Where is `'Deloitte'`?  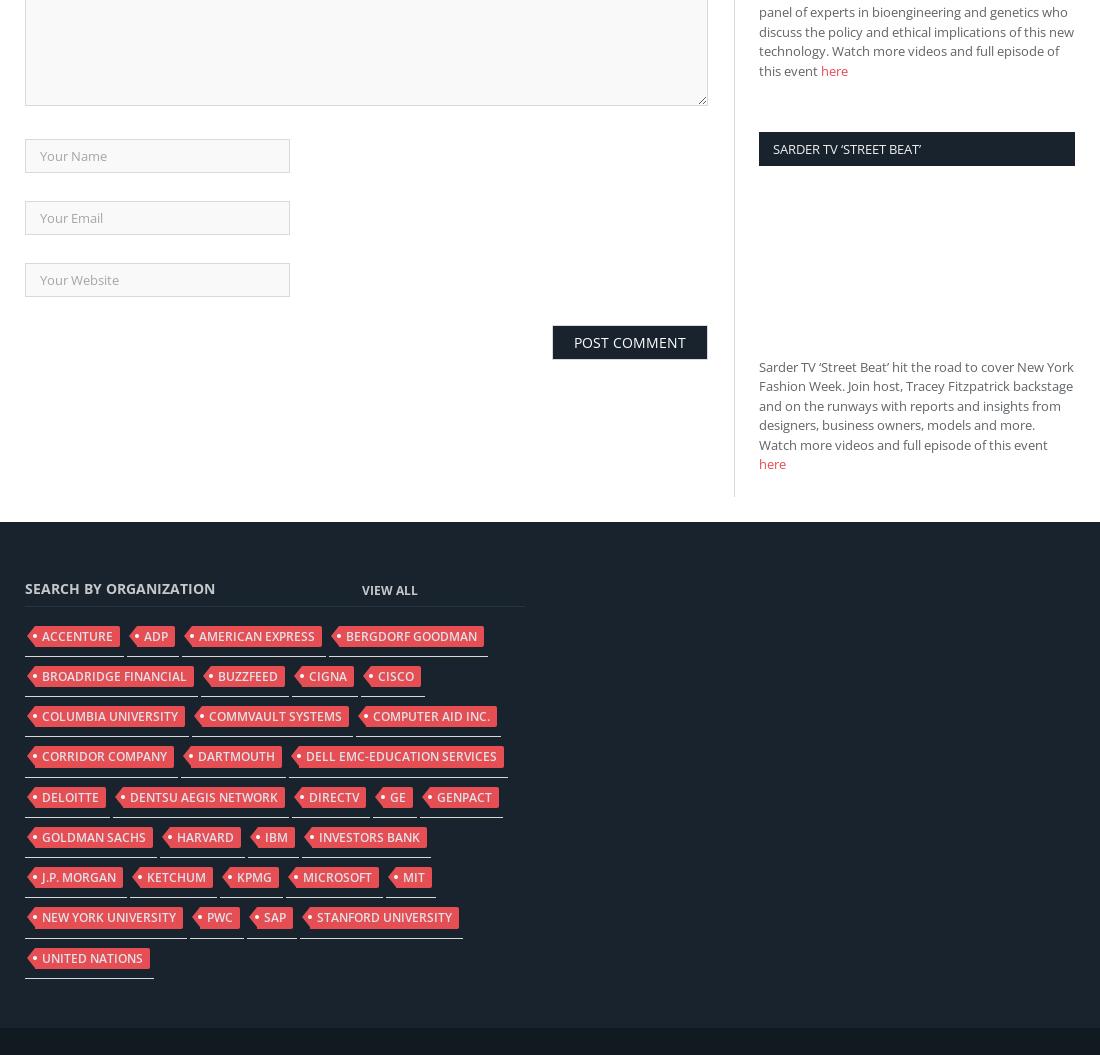
'Deloitte' is located at coordinates (70, 795).